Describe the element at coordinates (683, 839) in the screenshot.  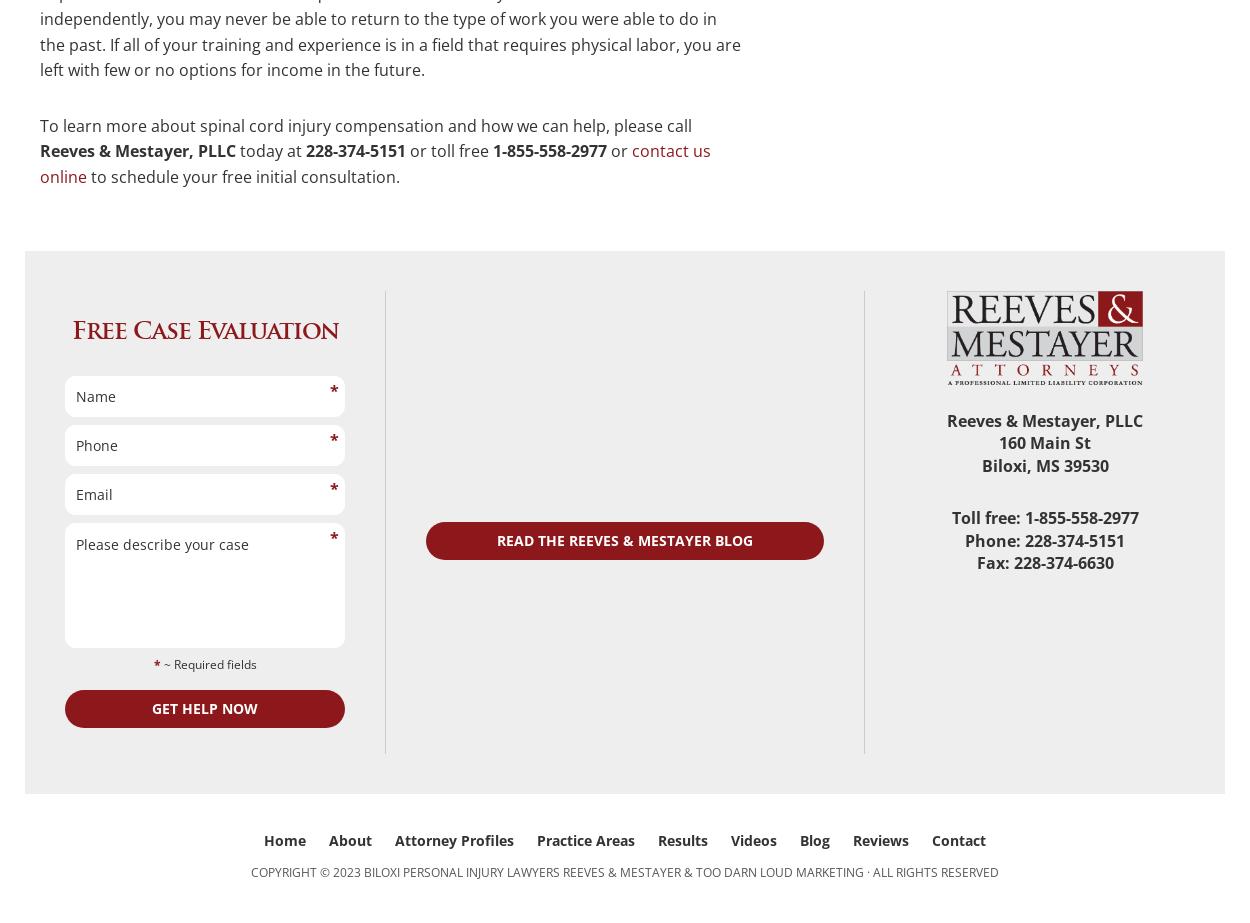
I see `'Results'` at that location.